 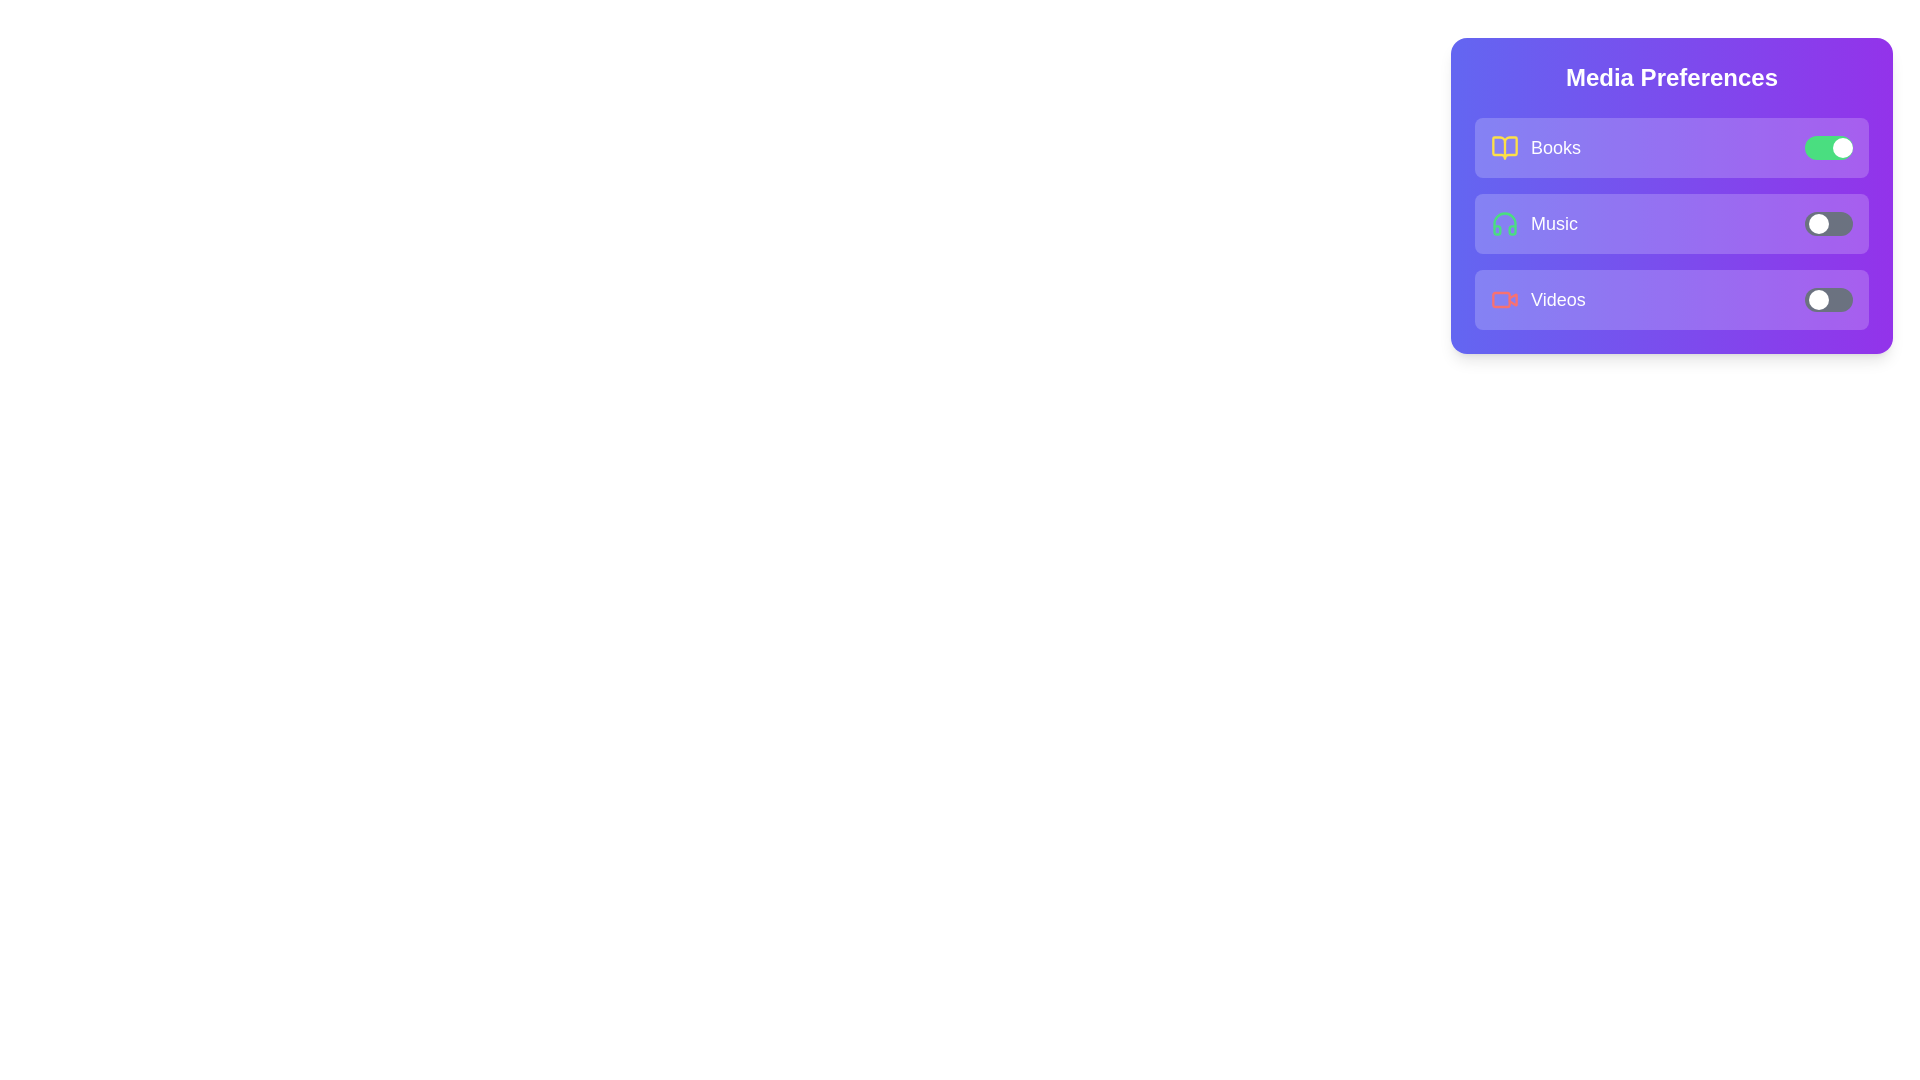 I want to click on the toggle switch for the 'Books' option in the 'Media Preferences' panel, so click(x=1828, y=146).